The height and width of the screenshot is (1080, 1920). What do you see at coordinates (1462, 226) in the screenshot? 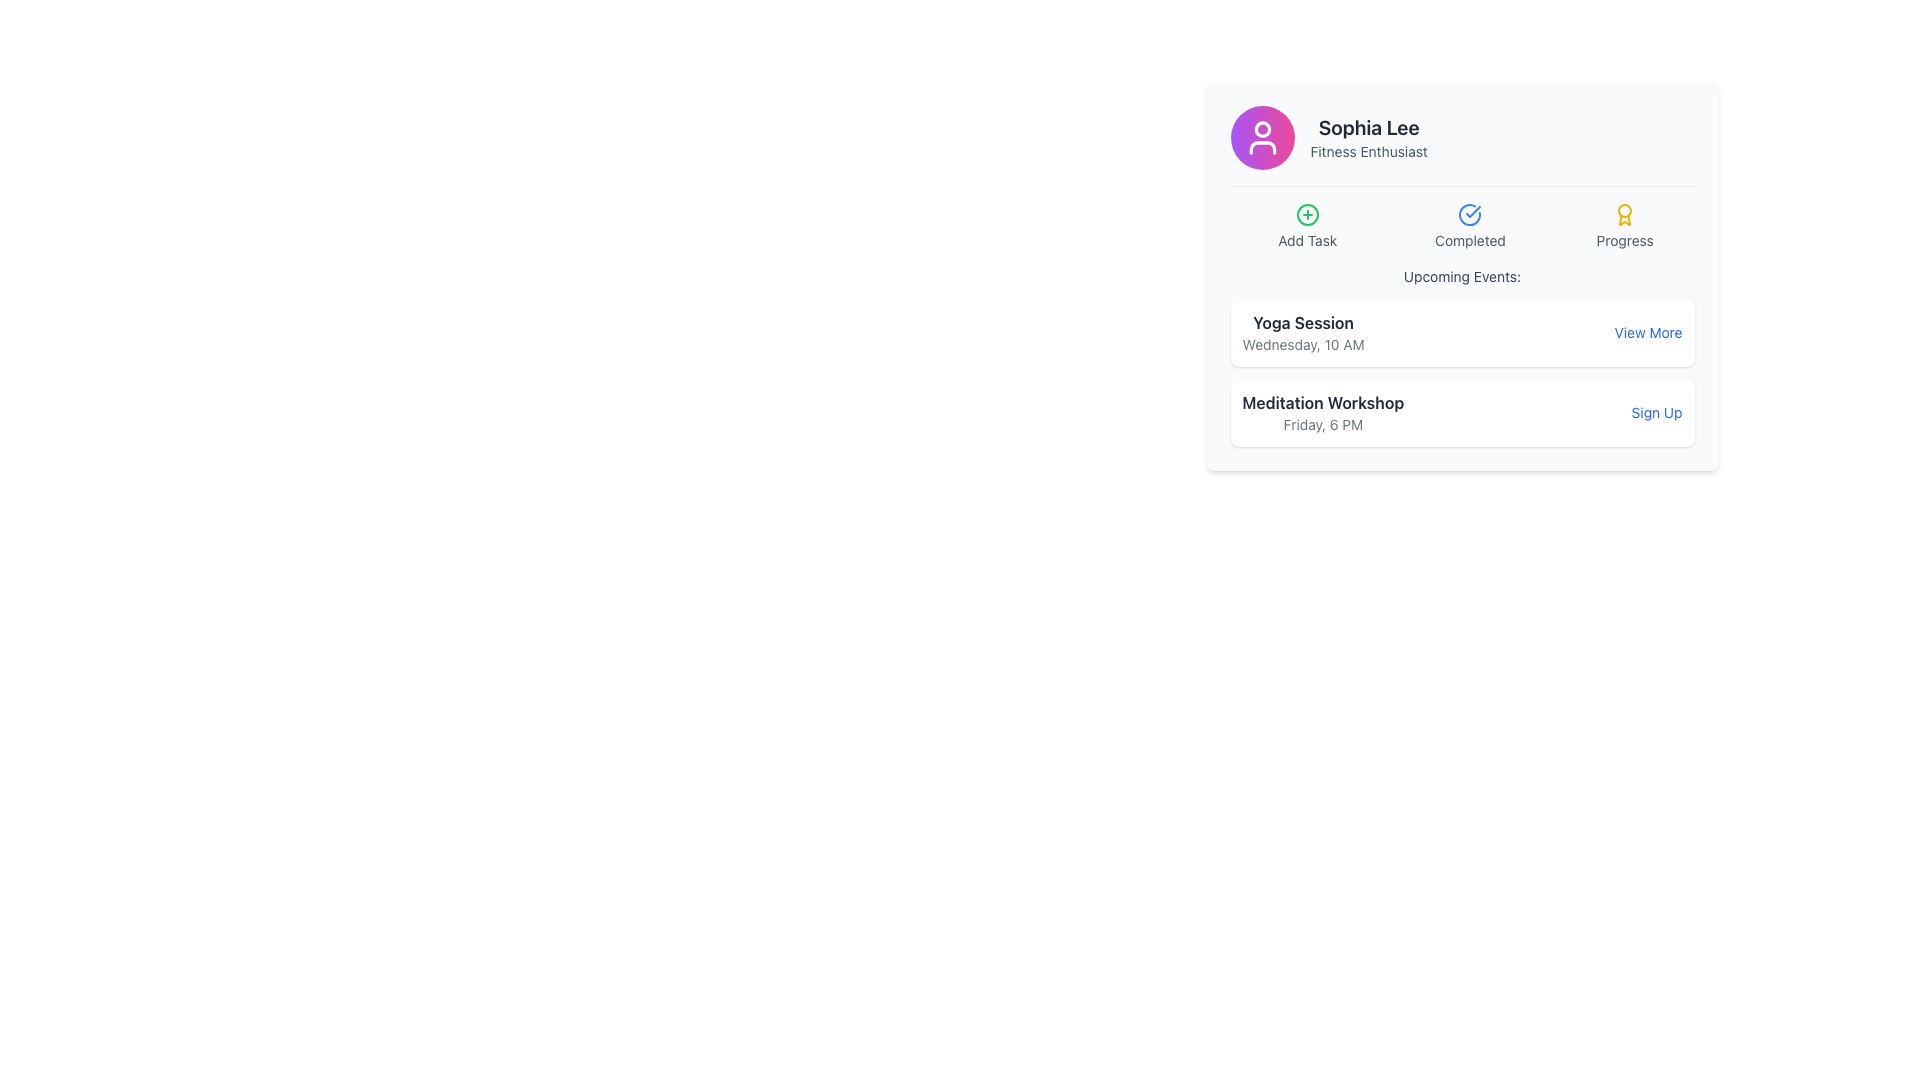
I see `the grouped navigation component containing the items 'Add Task', 'Completed', and 'Progress'` at bounding box center [1462, 226].